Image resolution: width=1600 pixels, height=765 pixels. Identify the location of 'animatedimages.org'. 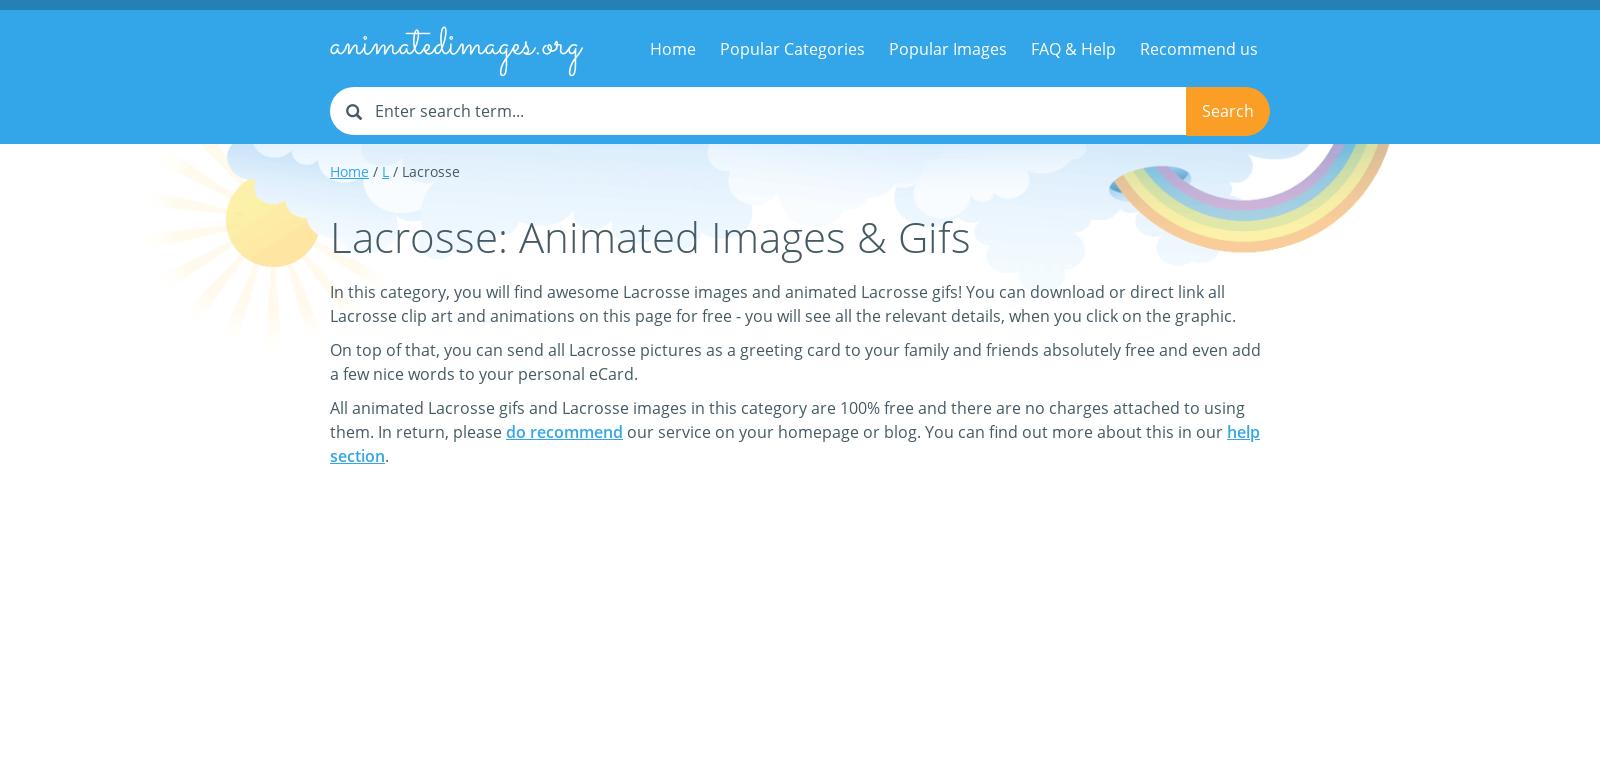
(454, 45).